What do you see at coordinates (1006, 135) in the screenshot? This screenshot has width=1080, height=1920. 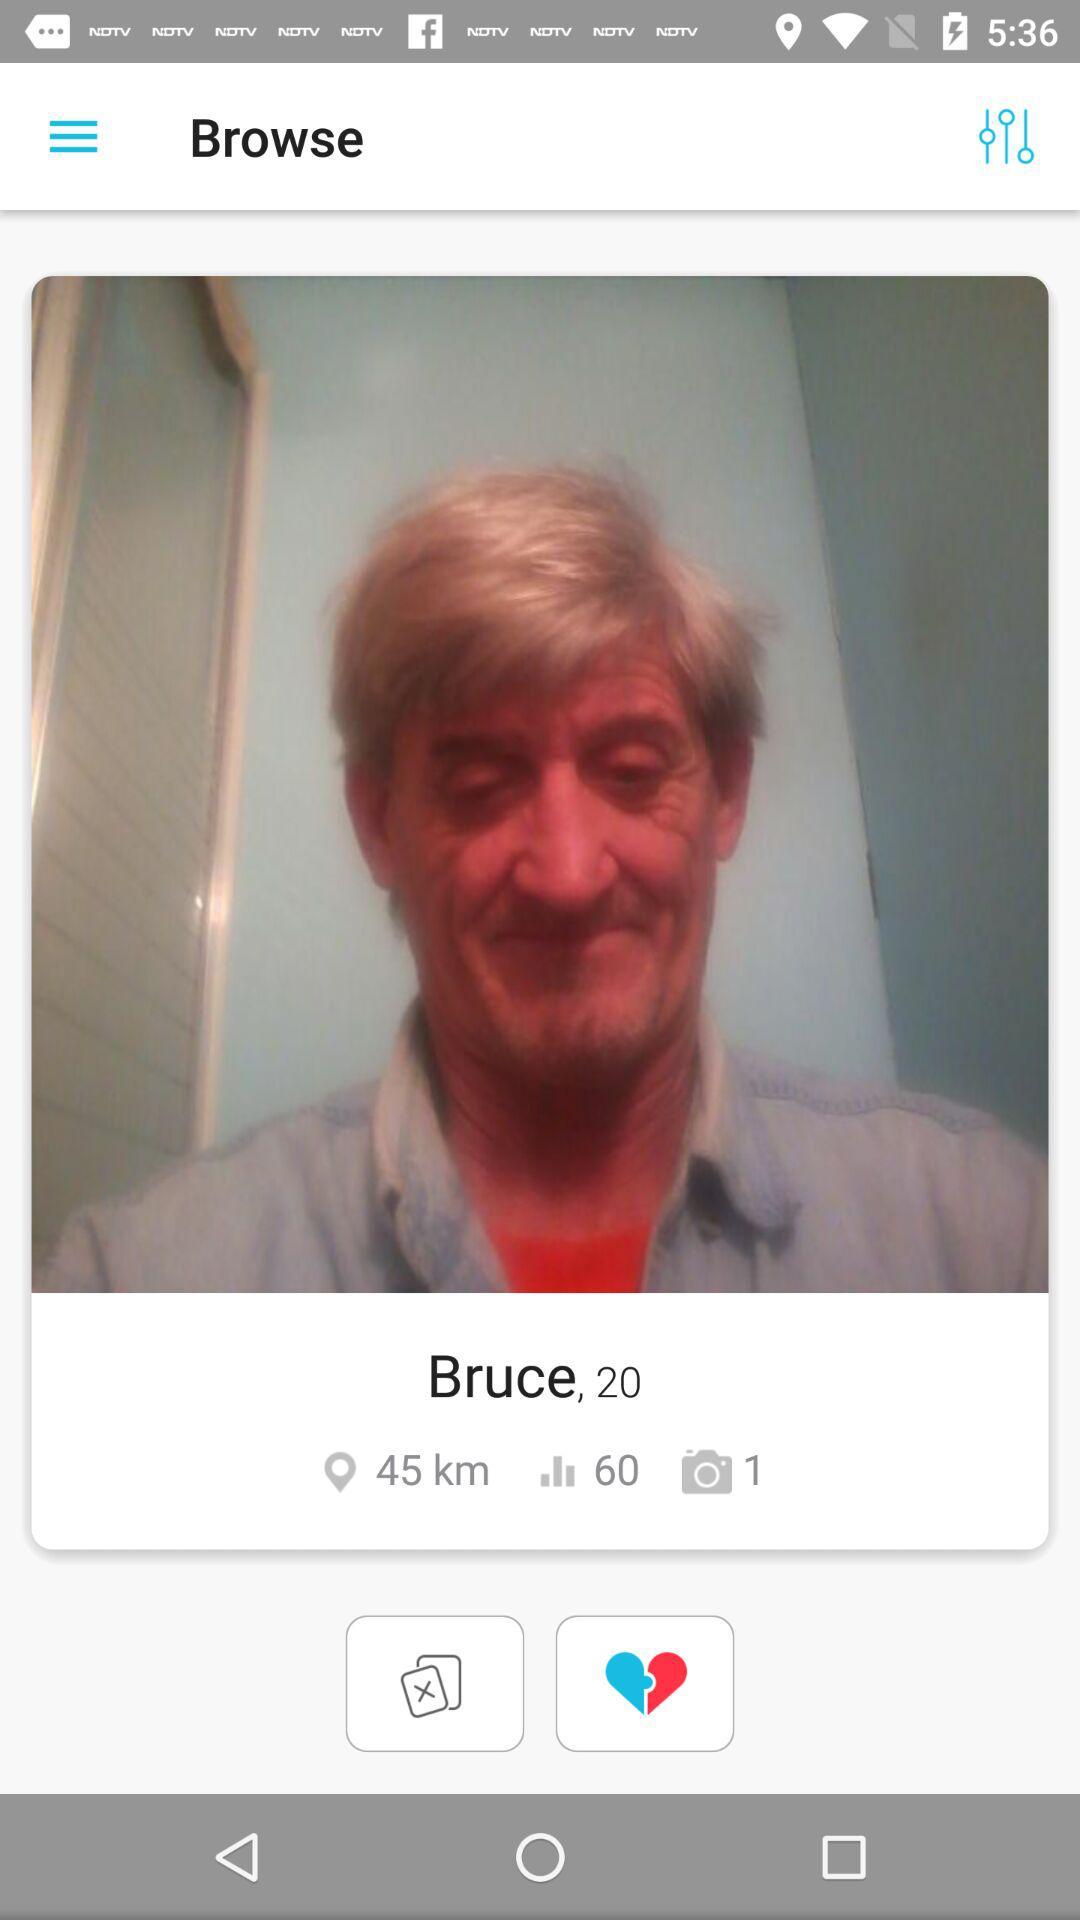 I see `the item at the top right corner` at bounding box center [1006, 135].